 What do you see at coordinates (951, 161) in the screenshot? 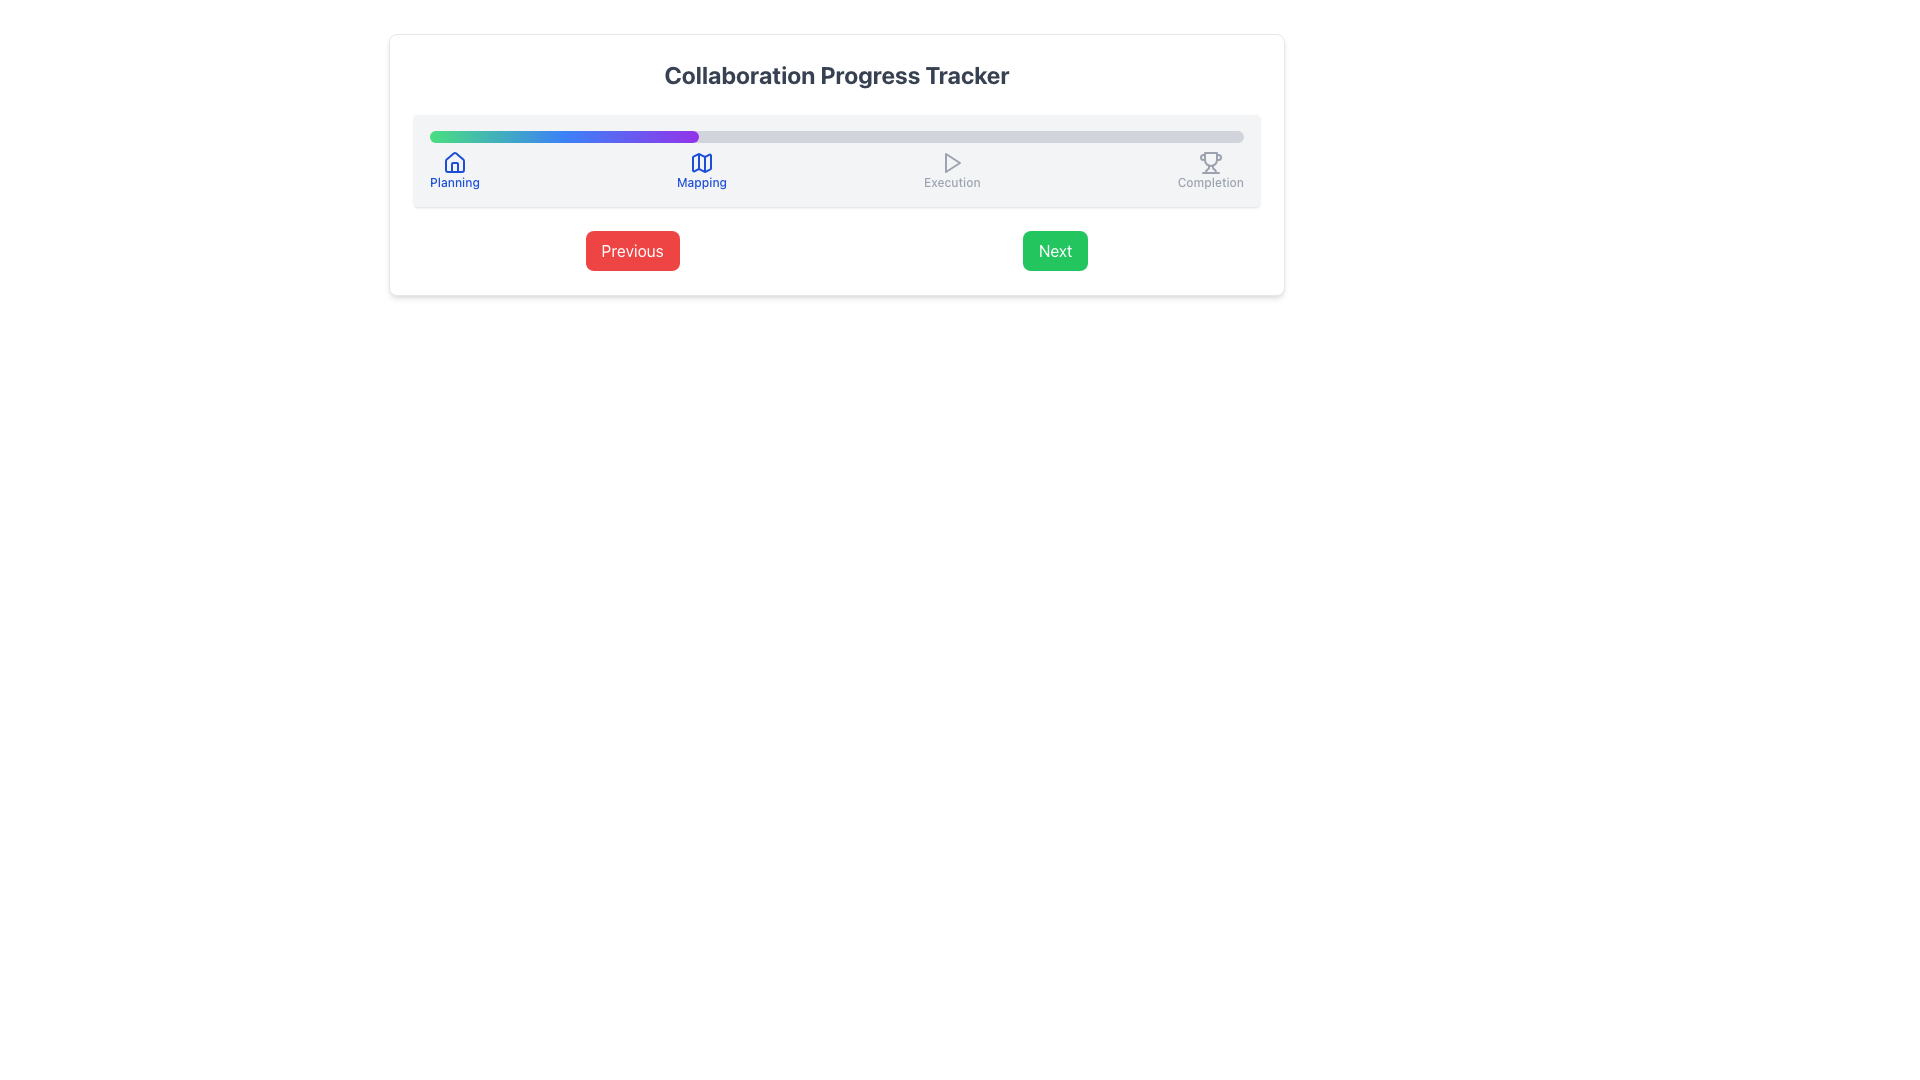
I see `the central icon indicating the 'Execution' step in the progress tracker, which is positioned between the 'Mapping' and 'Completion' steps` at bounding box center [951, 161].